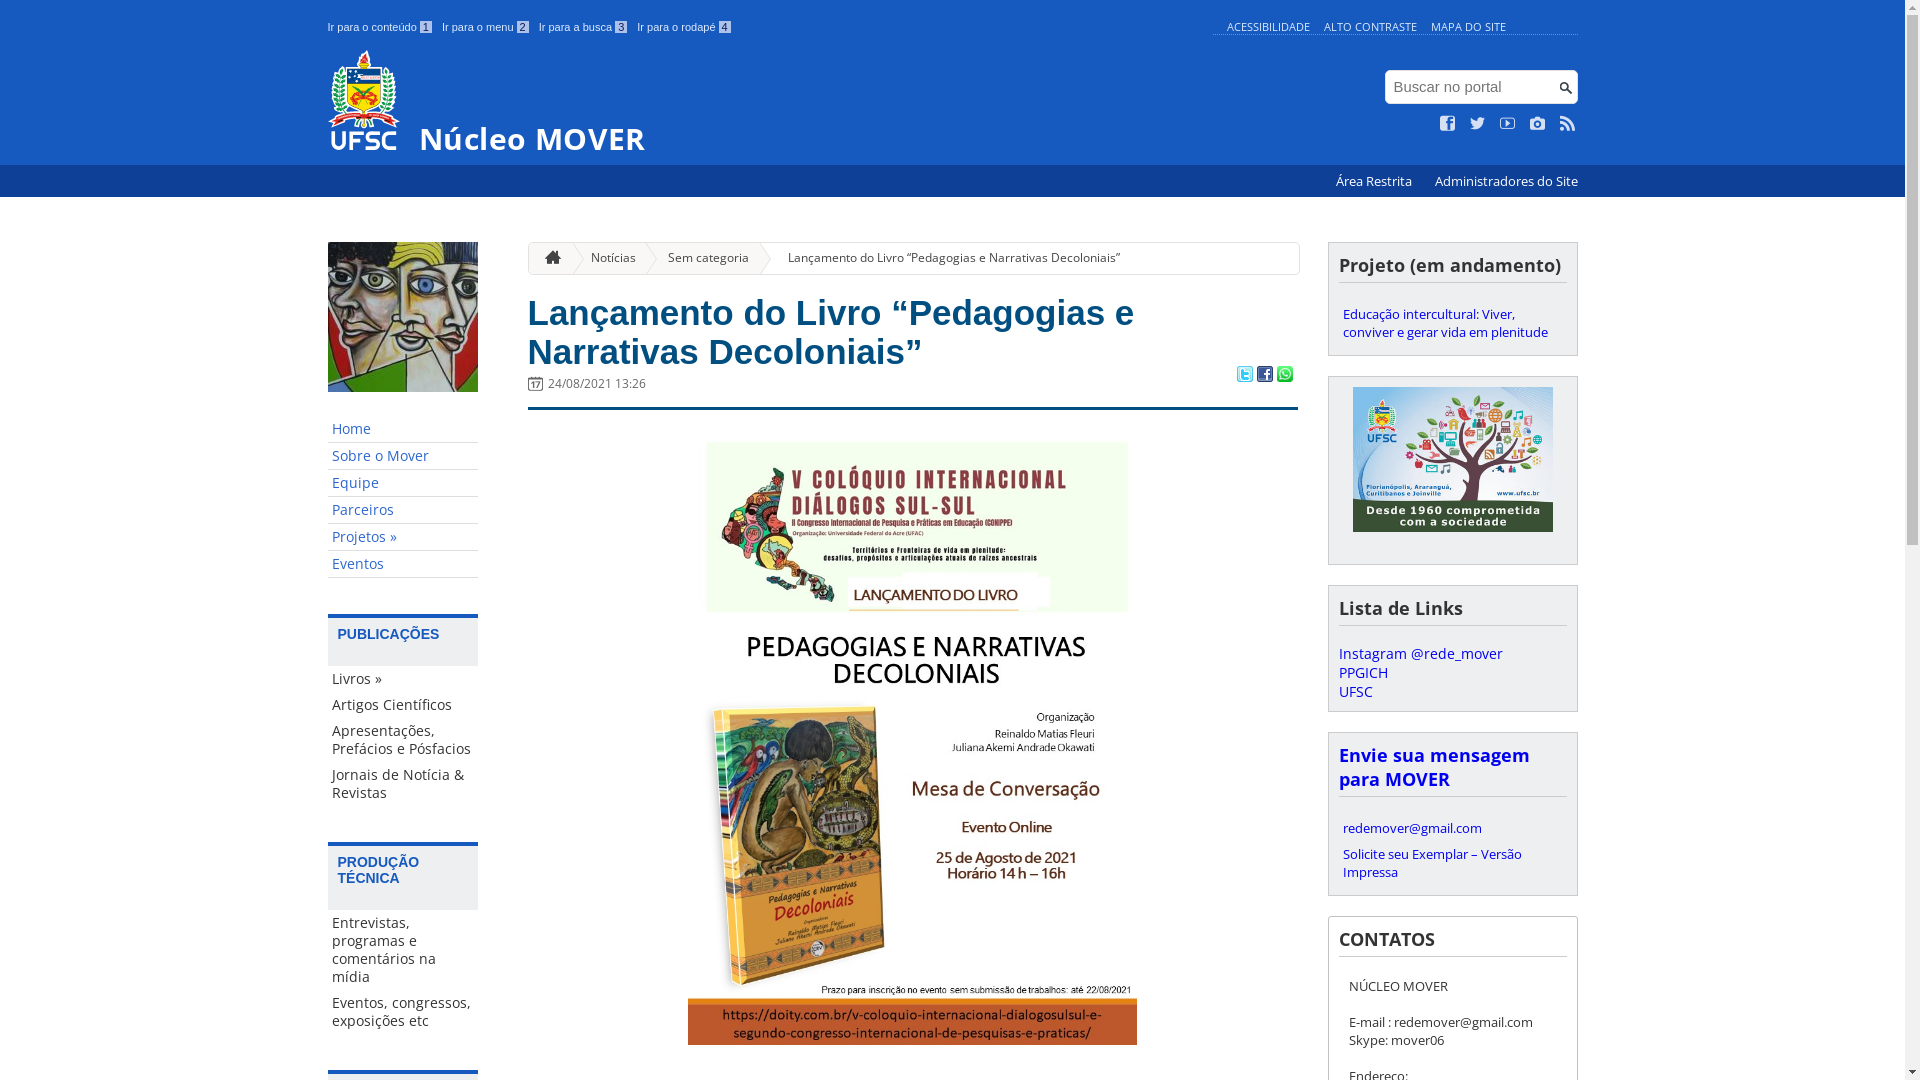 The width and height of the screenshot is (1920, 1080). What do you see at coordinates (1338, 828) in the screenshot?
I see `'redemover@gmail.com'` at bounding box center [1338, 828].